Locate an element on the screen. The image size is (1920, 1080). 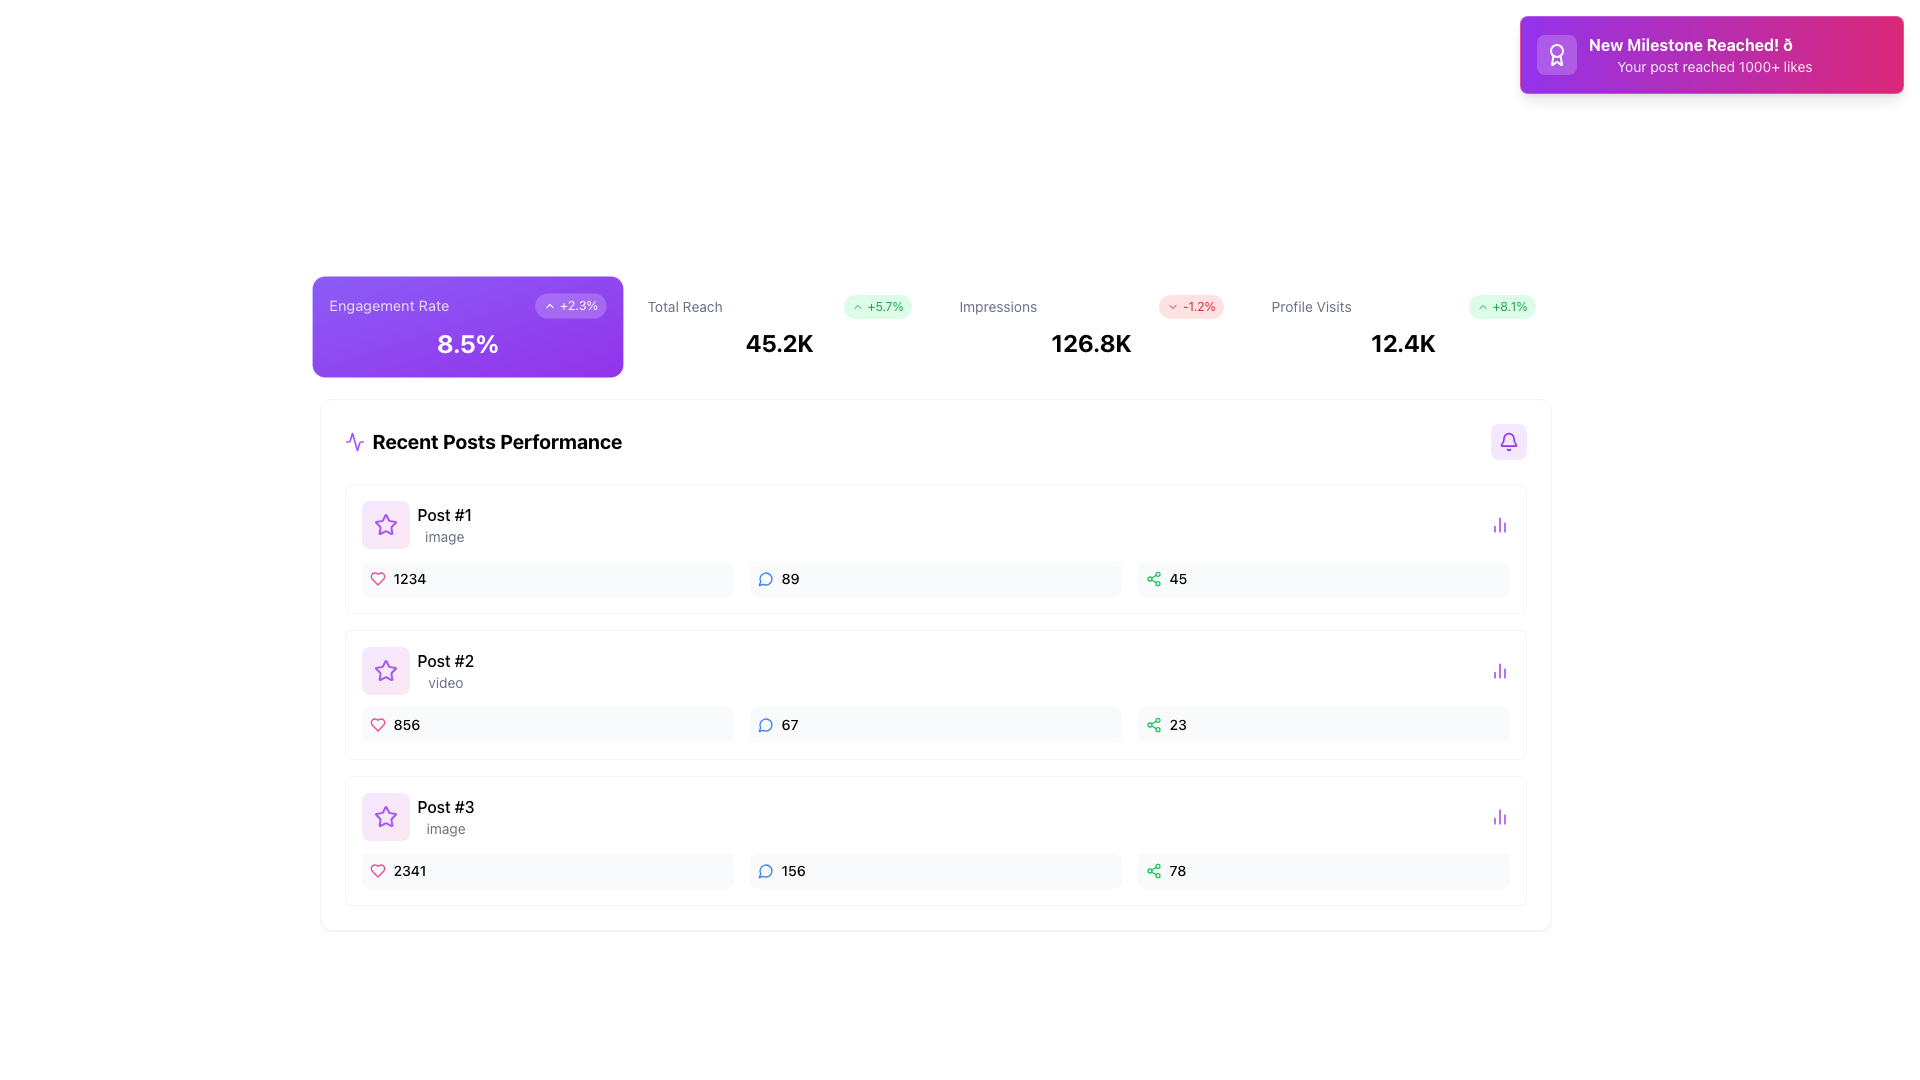
the appearance of the upward-facing chevron icon located to the right of the text '+2.3%' within the engagement rate section is located at coordinates (548, 305).